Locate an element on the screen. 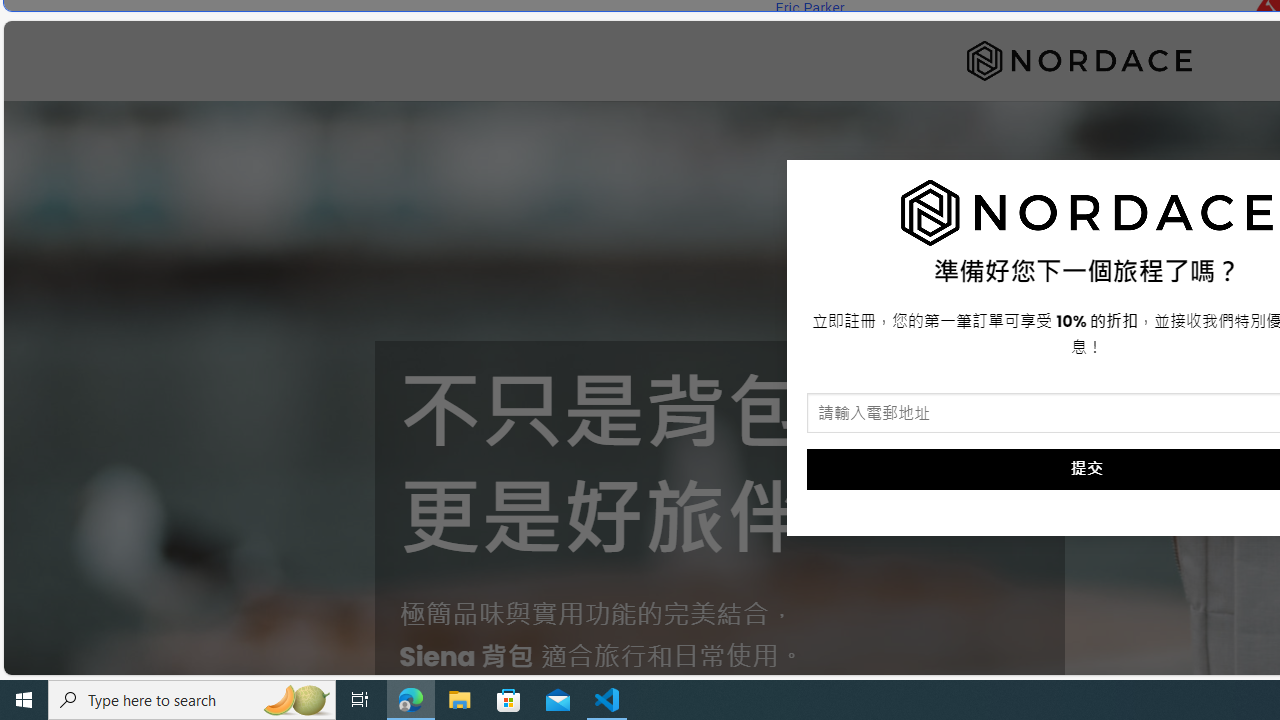 The height and width of the screenshot is (720, 1280). 'Eric Parker' is located at coordinates (809, 8).